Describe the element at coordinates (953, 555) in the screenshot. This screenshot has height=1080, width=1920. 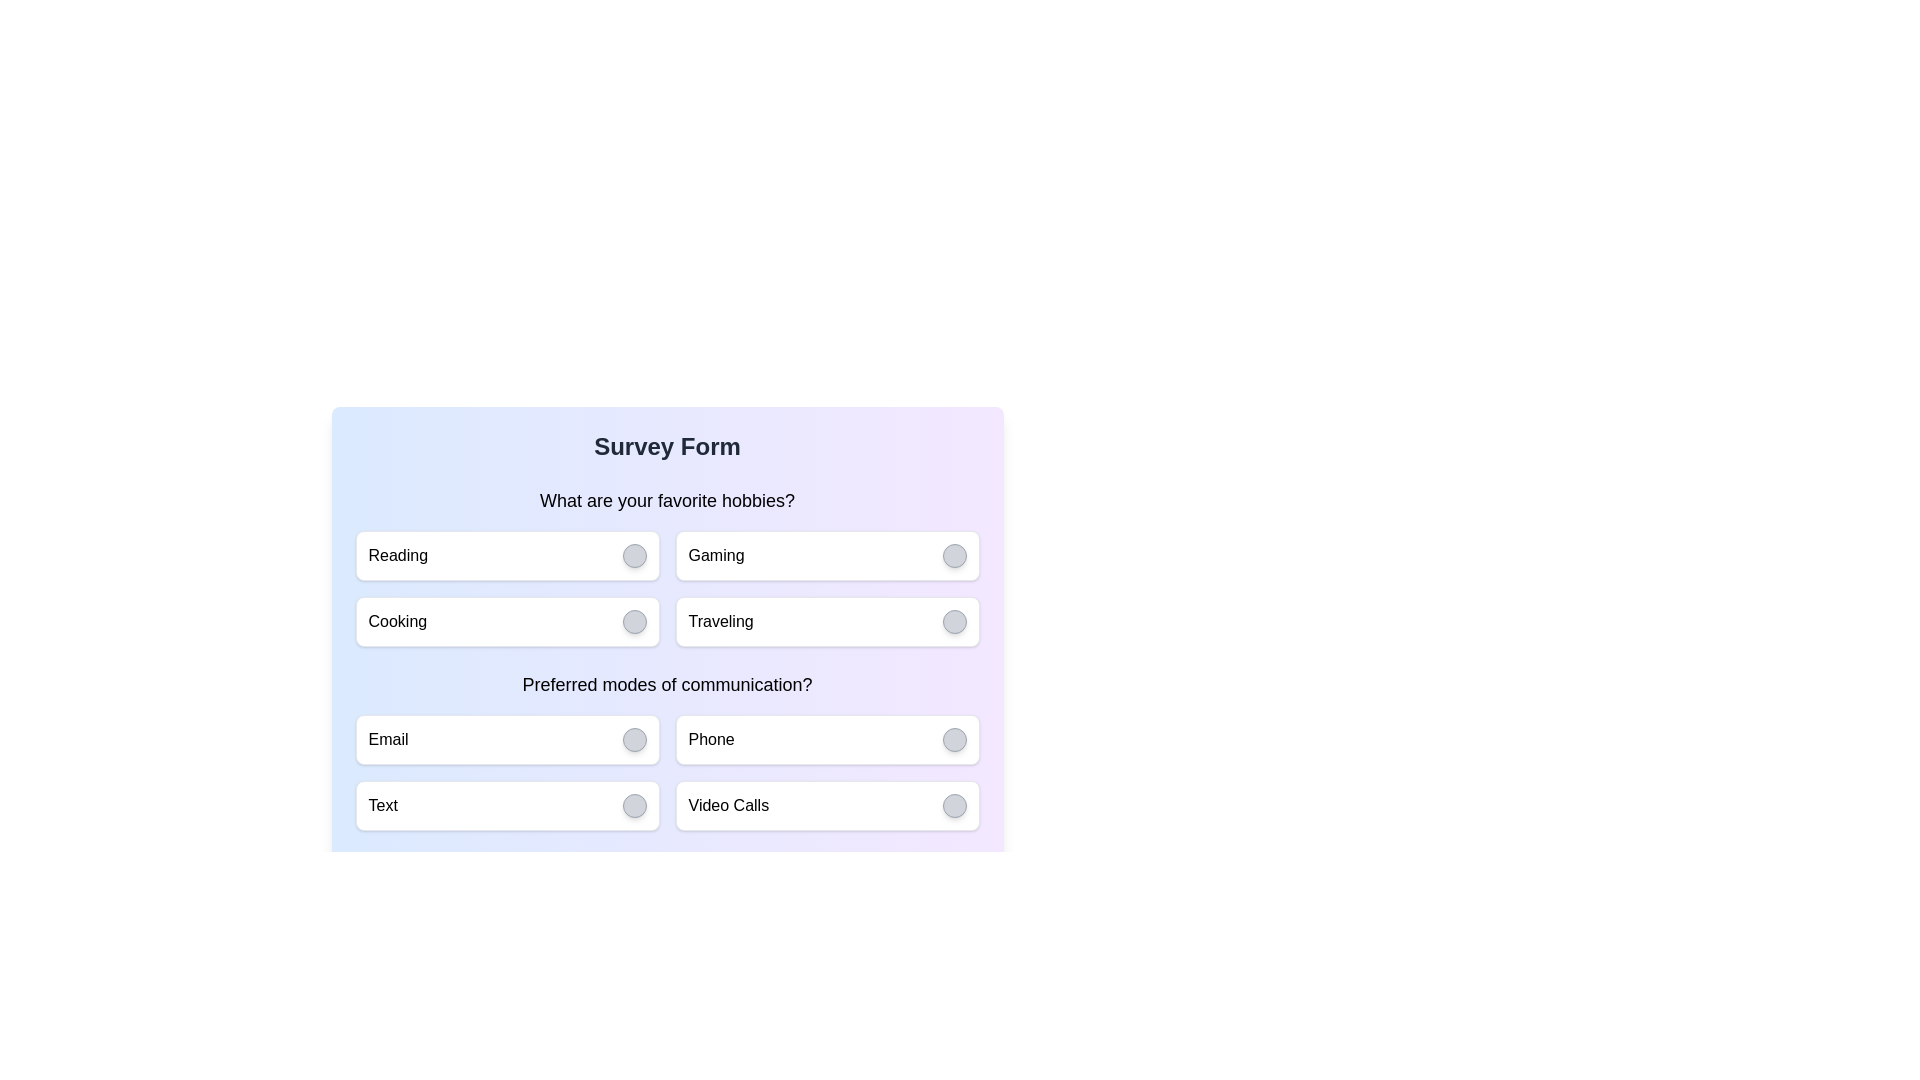
I see `the radio button located to the right of the text 'Gaming'` at that location.